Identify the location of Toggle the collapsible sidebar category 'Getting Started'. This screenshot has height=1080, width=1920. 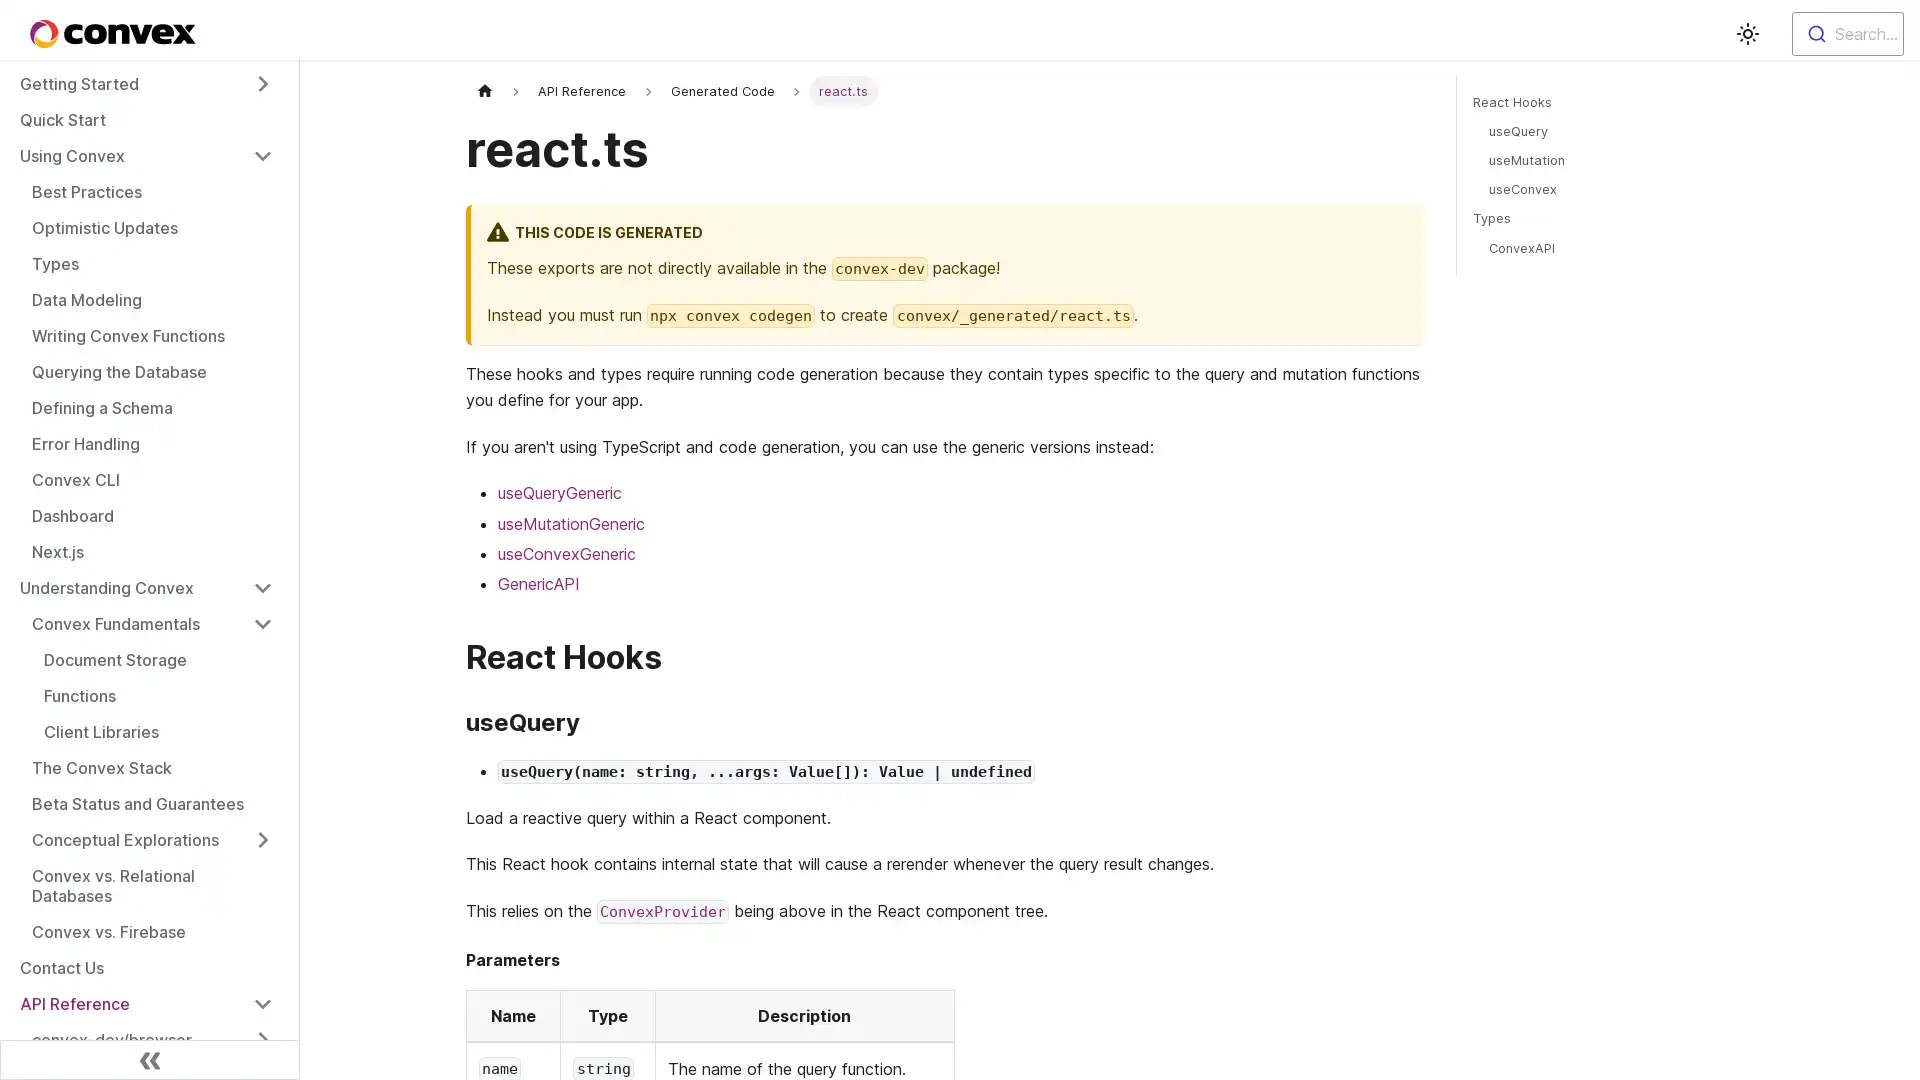
(262, 83).